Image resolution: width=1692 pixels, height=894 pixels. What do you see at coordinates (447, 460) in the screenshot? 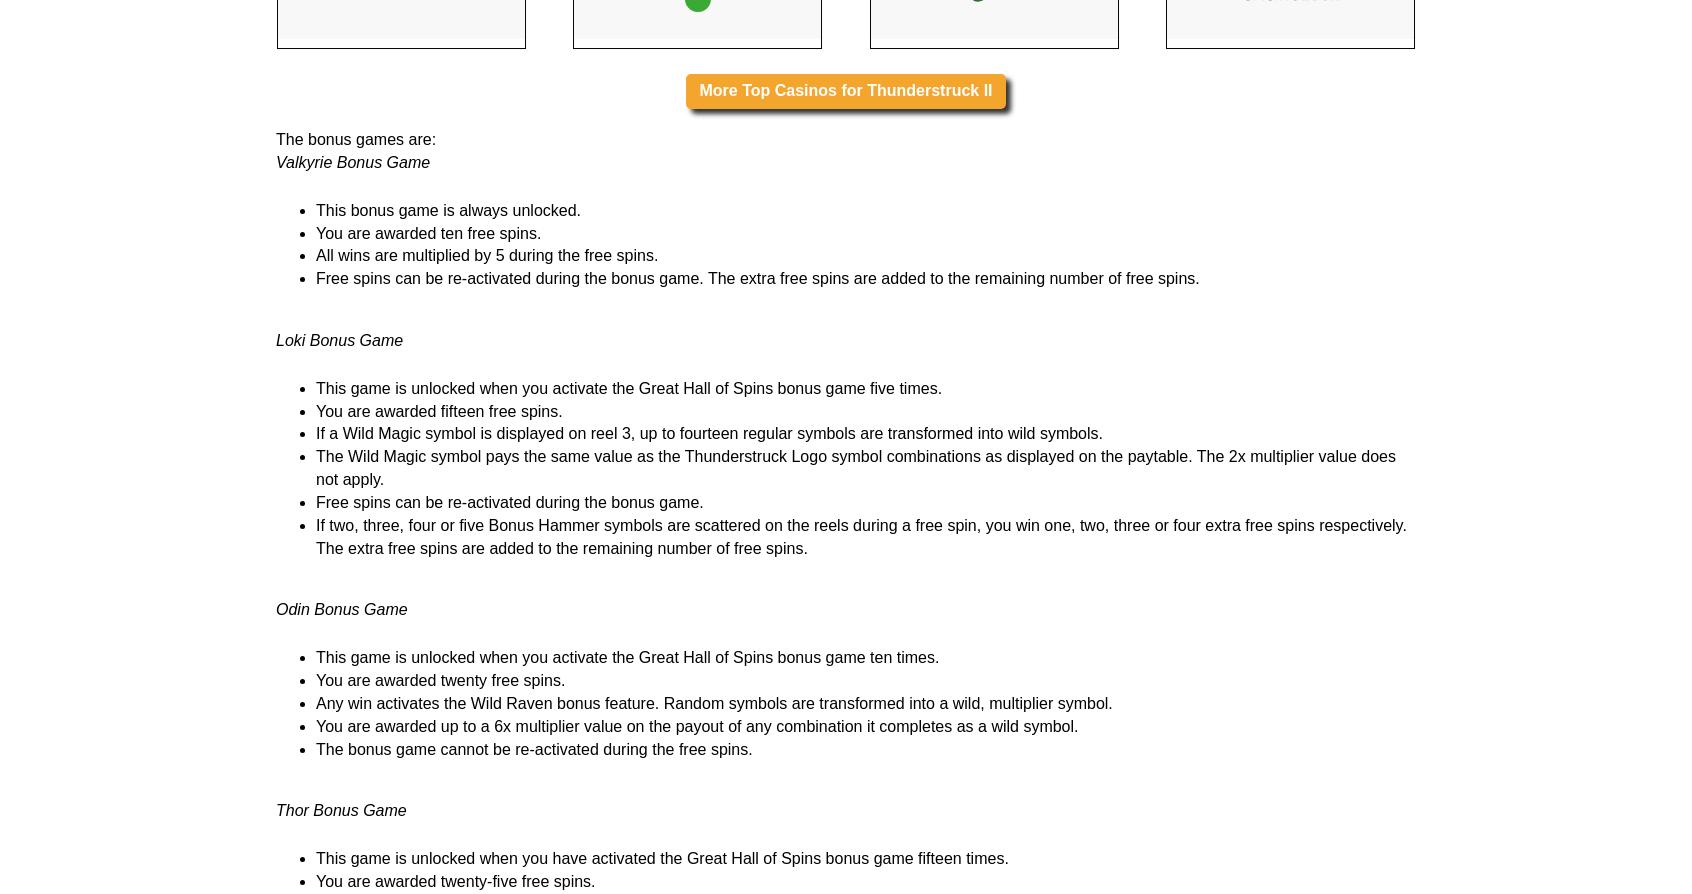
I see `'This bonus game is always unlocked.'` at bounding box center [447, 460].